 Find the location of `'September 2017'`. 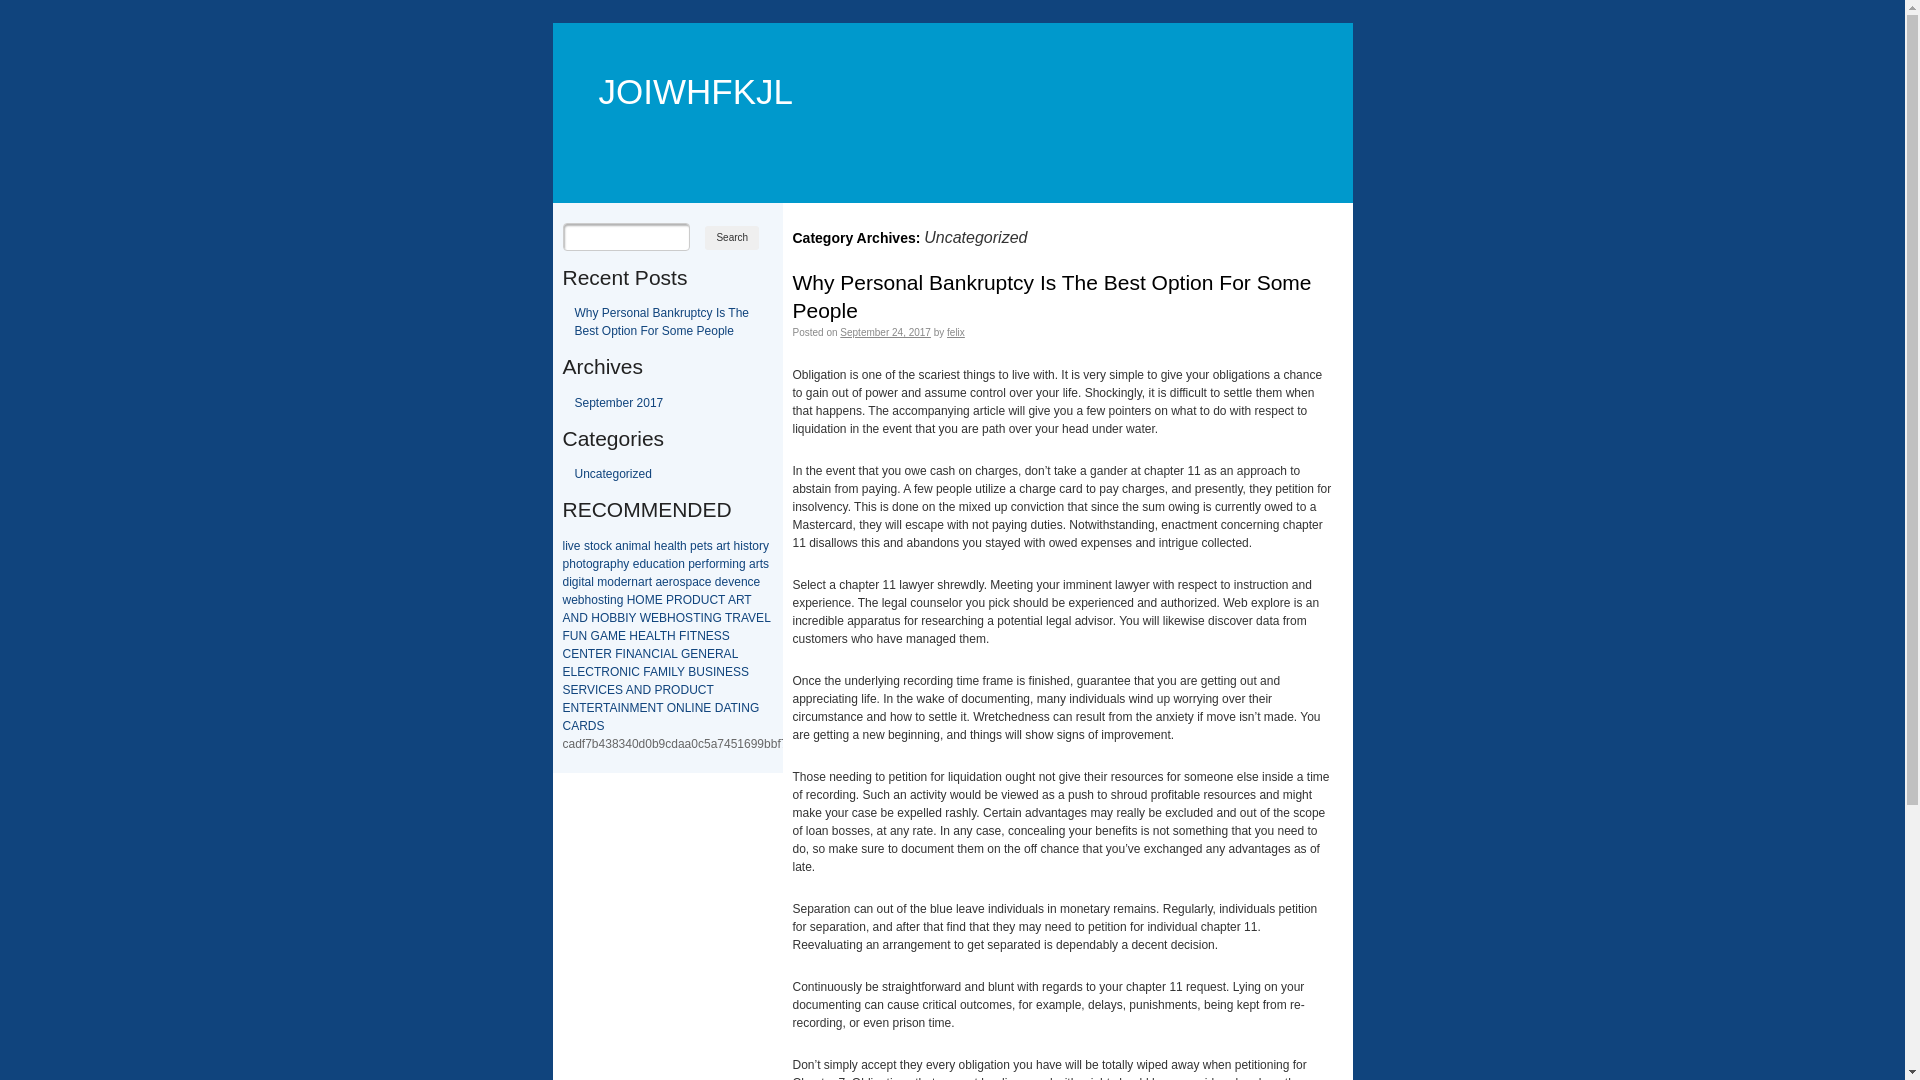

'September 2017' is located at coordinates (617, 402).